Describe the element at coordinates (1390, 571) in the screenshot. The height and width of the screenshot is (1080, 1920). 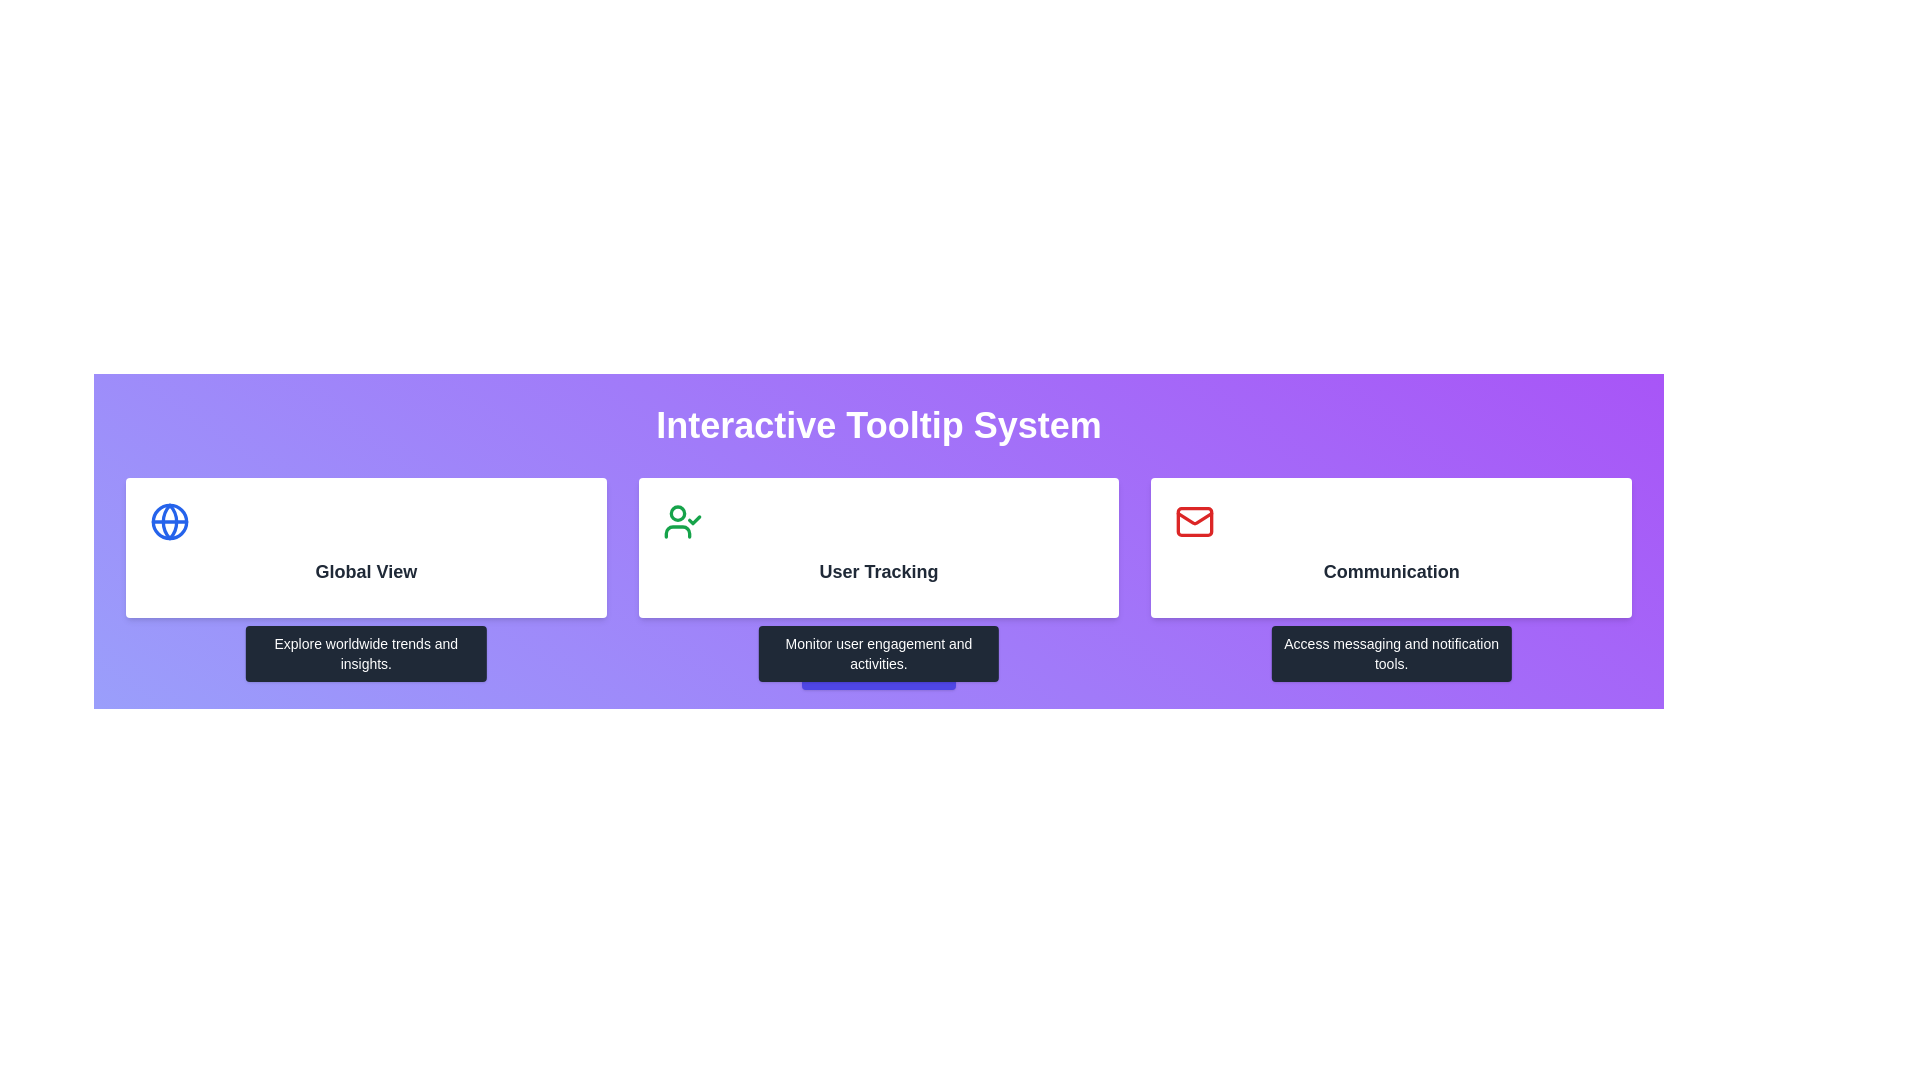
I see `the text label that reads 'Communication', which is styled with dark gray text on a white background and is positioned below a red mail icon within a rectangular card` at that location.